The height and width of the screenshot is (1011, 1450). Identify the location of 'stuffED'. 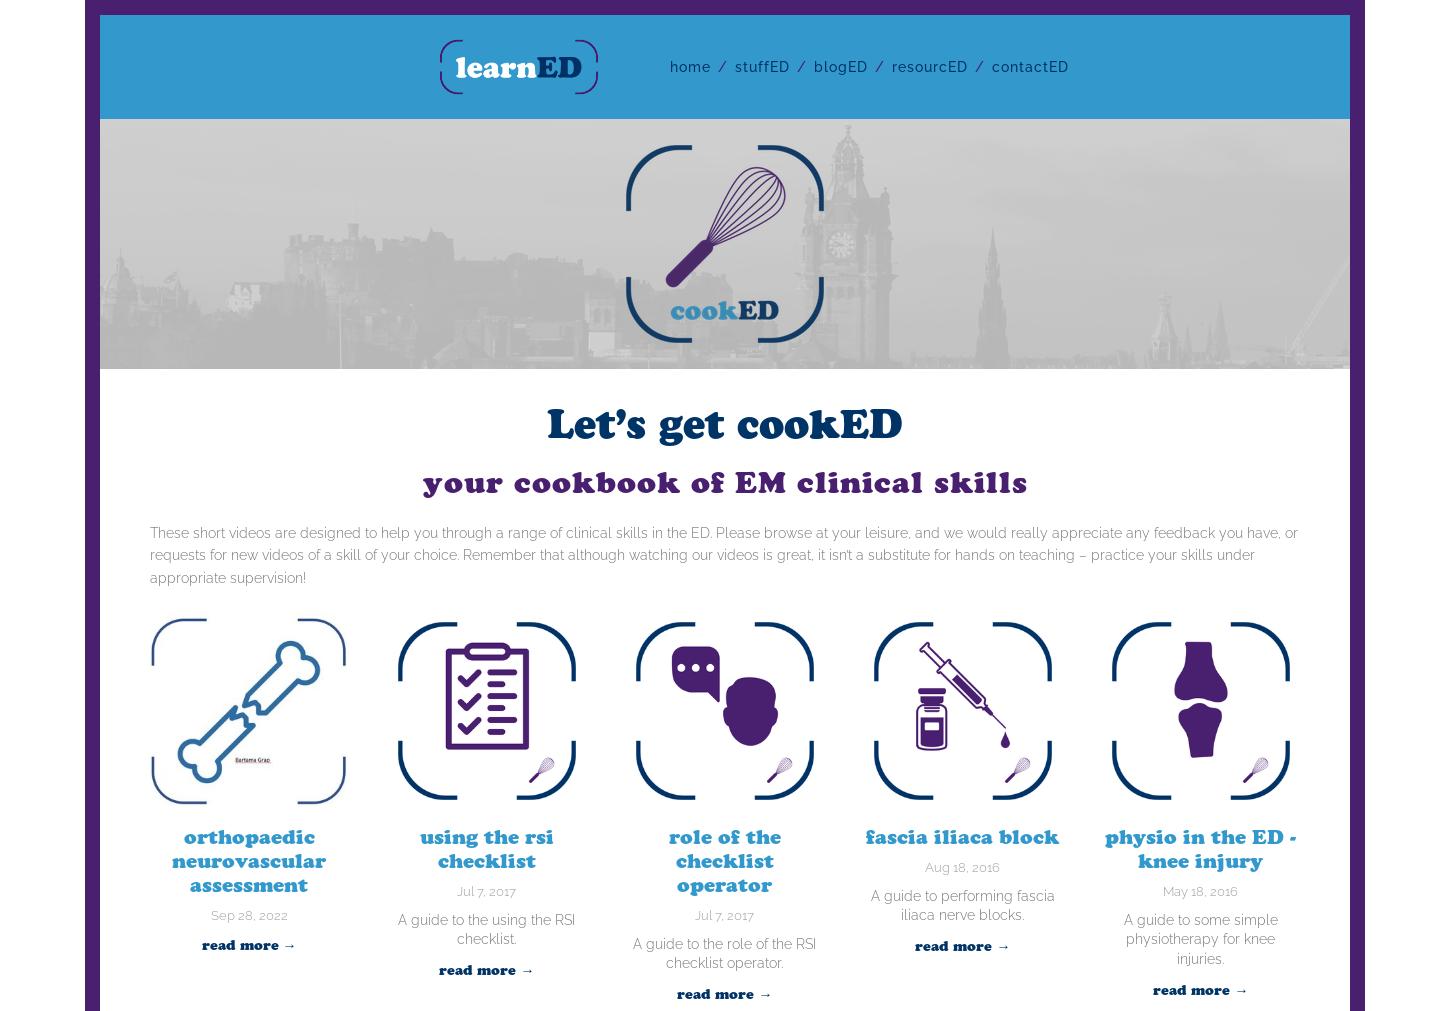
(735, 65).